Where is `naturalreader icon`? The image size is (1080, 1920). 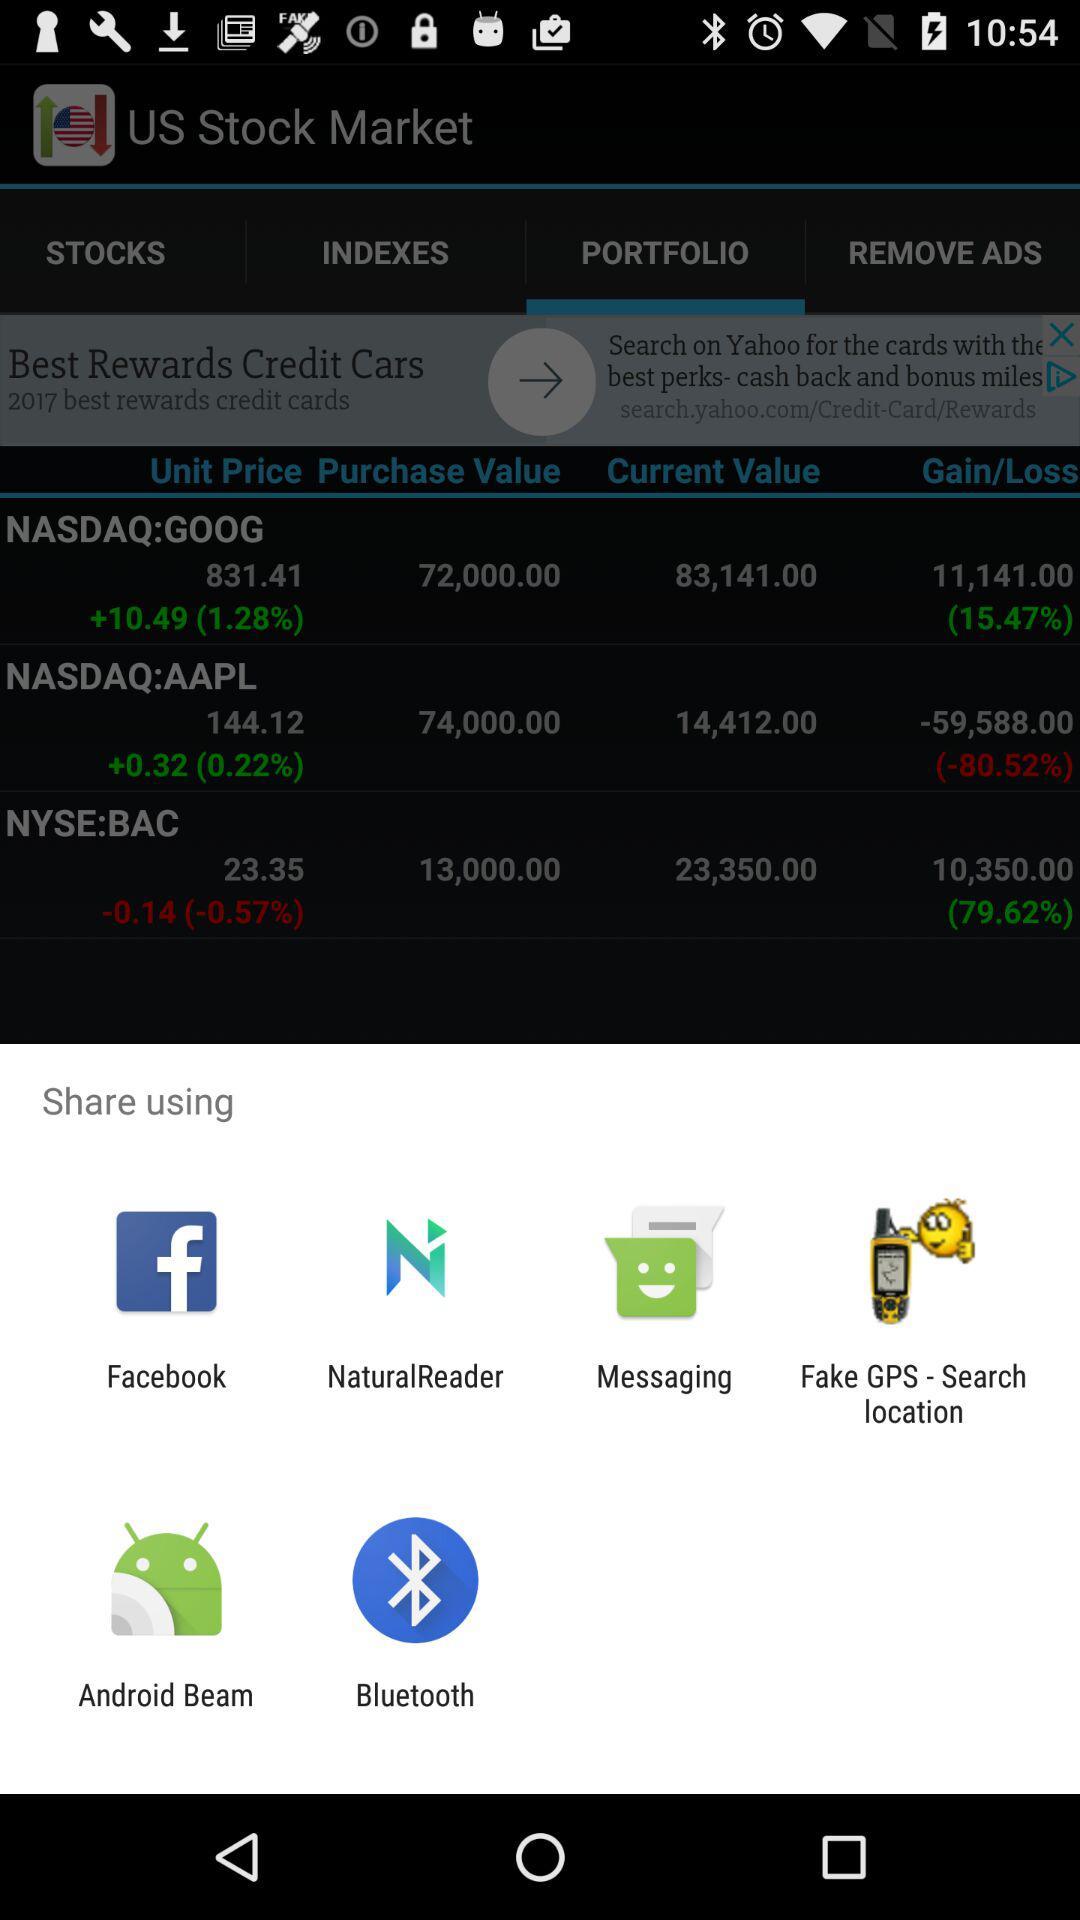
naturalreader icon is located at coordinates (414, 1392).